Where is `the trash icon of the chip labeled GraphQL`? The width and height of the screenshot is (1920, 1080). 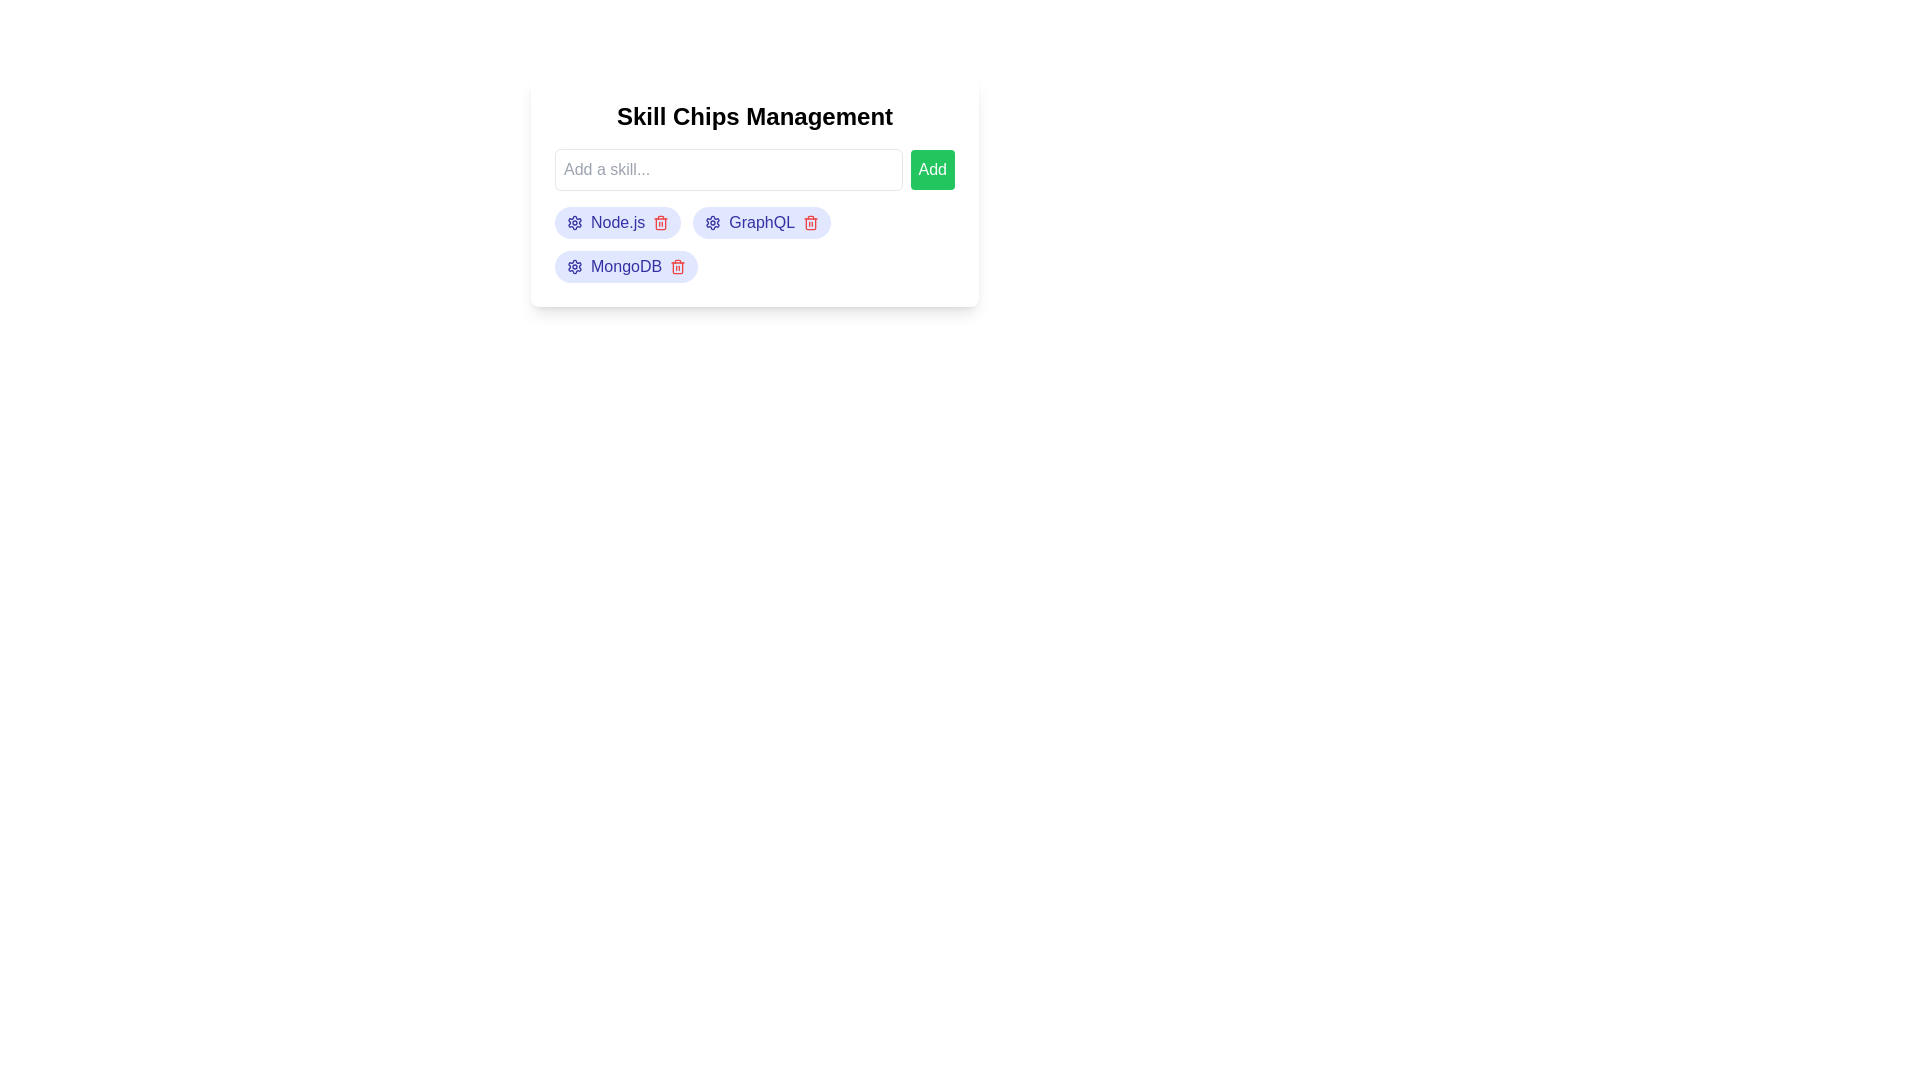
the trash icon of the chip labeled GraphQL is located at coordinates (811, 223).